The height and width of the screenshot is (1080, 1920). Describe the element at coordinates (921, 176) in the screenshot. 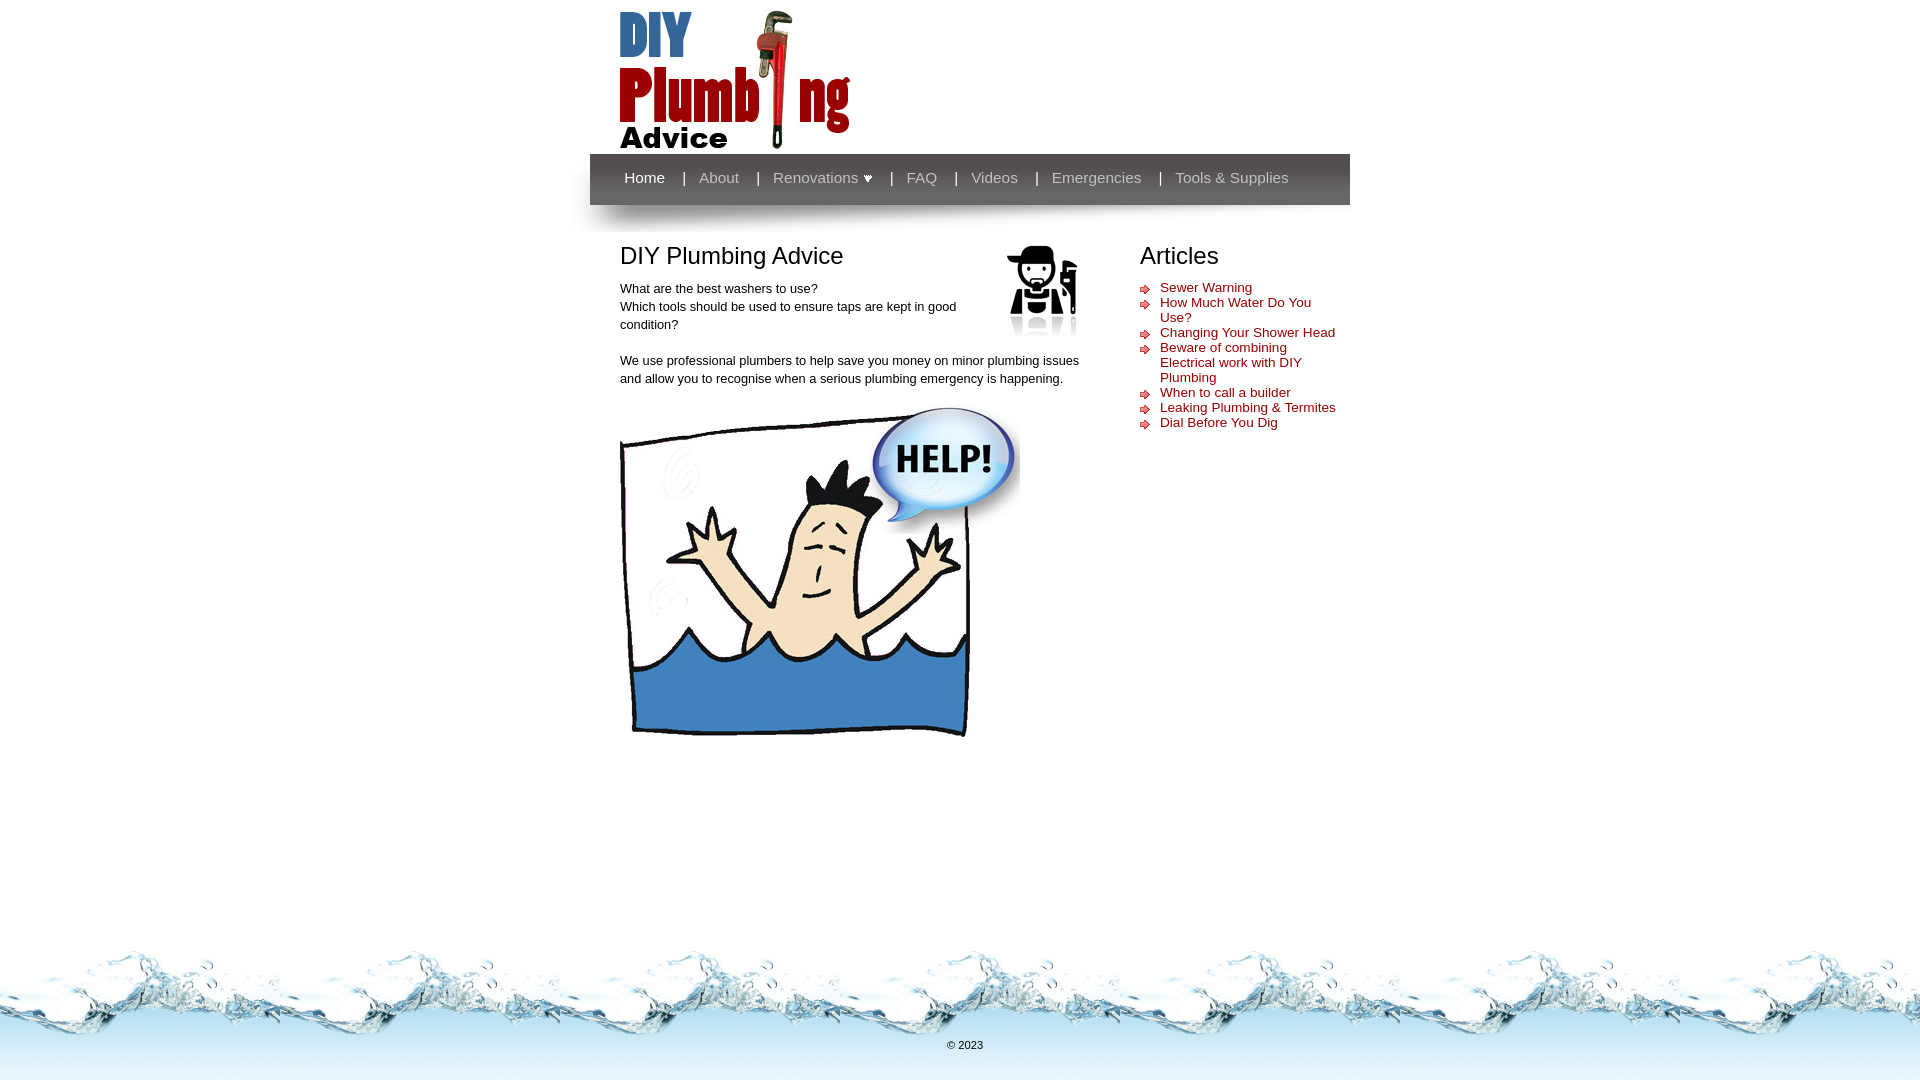

I see `'FAQ'` at that location.